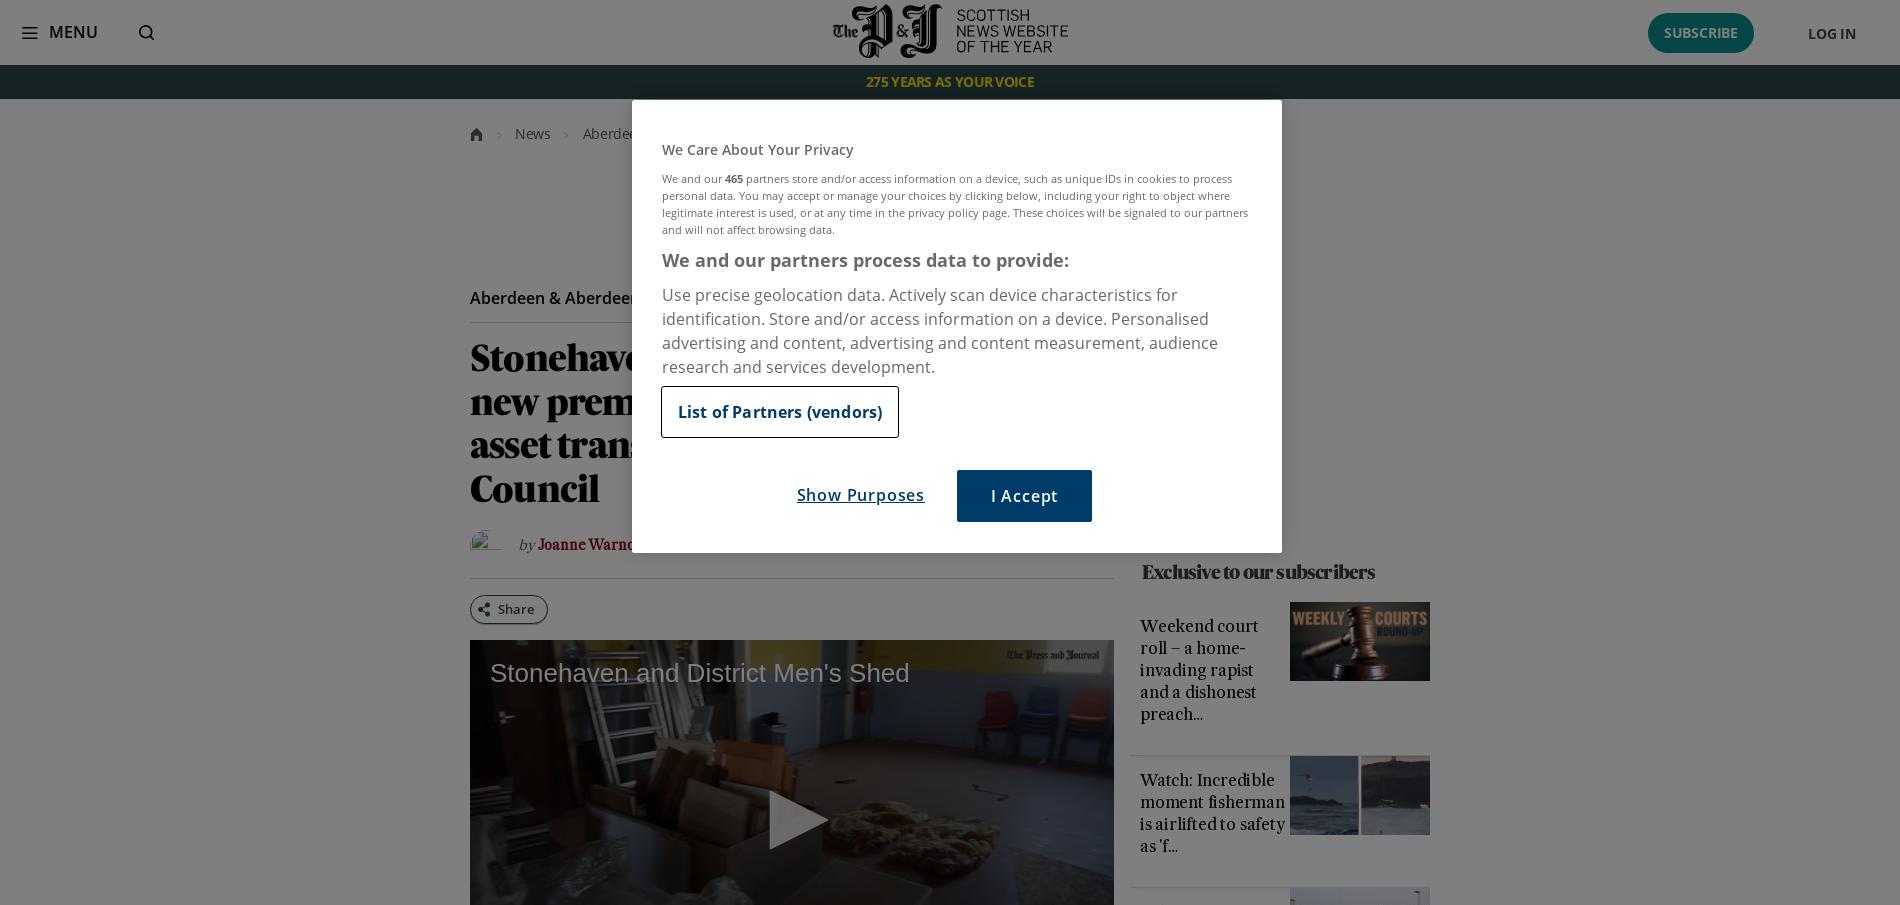  Describe the element at coordinates (1662, 30) in the screenshot. I see `'Subscribe'` at that location.